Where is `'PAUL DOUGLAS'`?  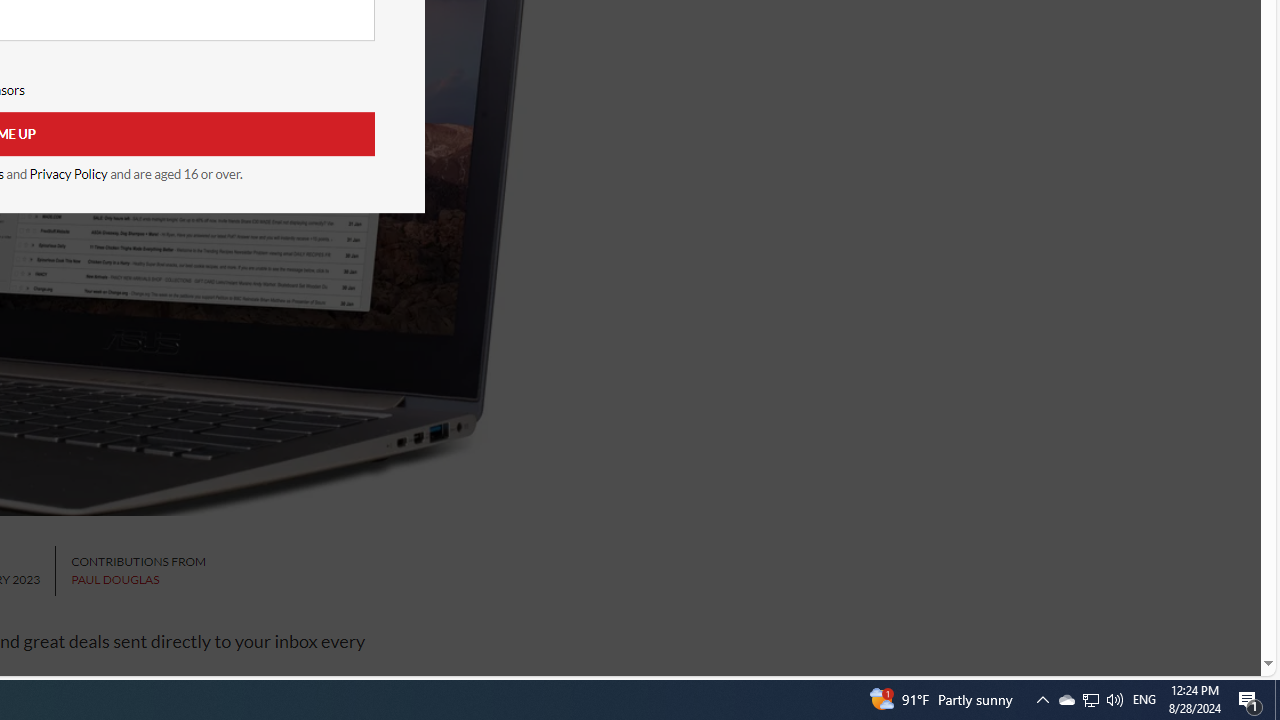
'PAUL DOUGLAS' is located at coordinates (114, 579).